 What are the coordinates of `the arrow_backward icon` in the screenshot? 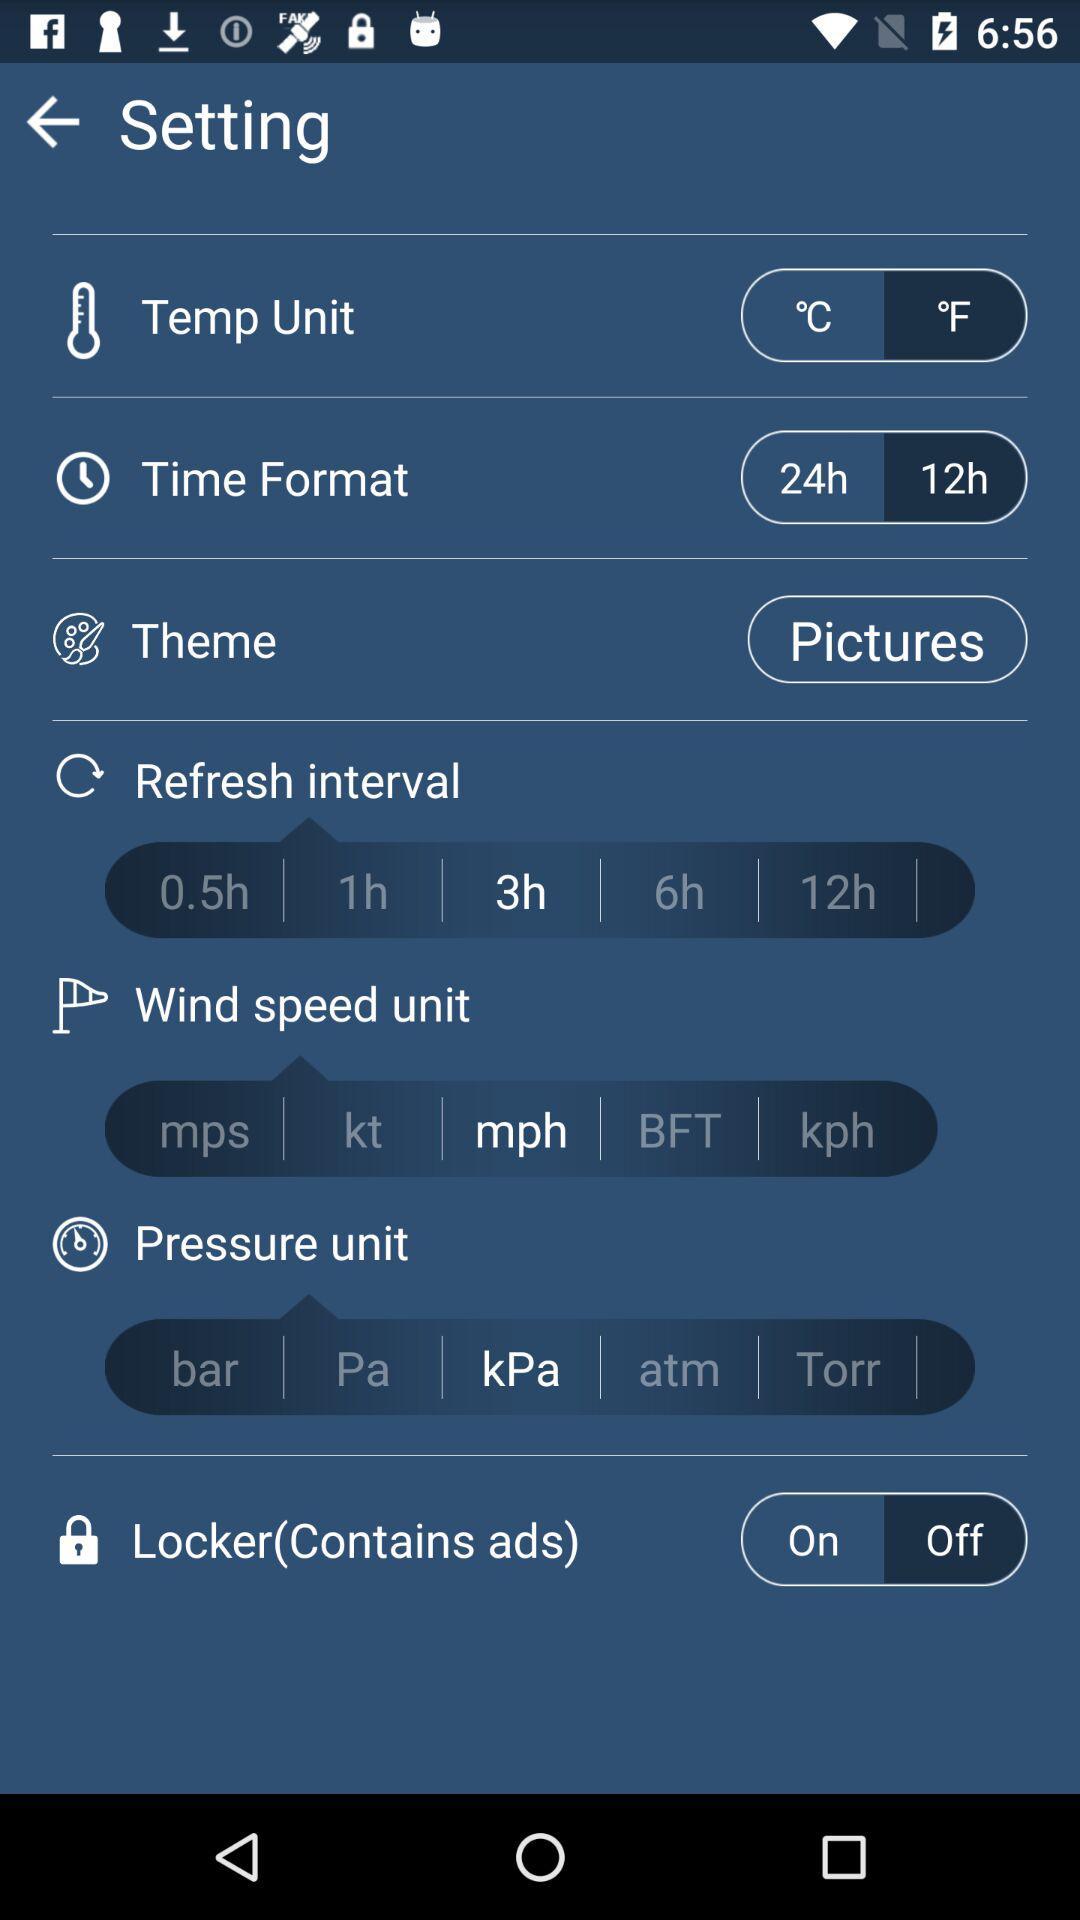 It's located at (51, 129).